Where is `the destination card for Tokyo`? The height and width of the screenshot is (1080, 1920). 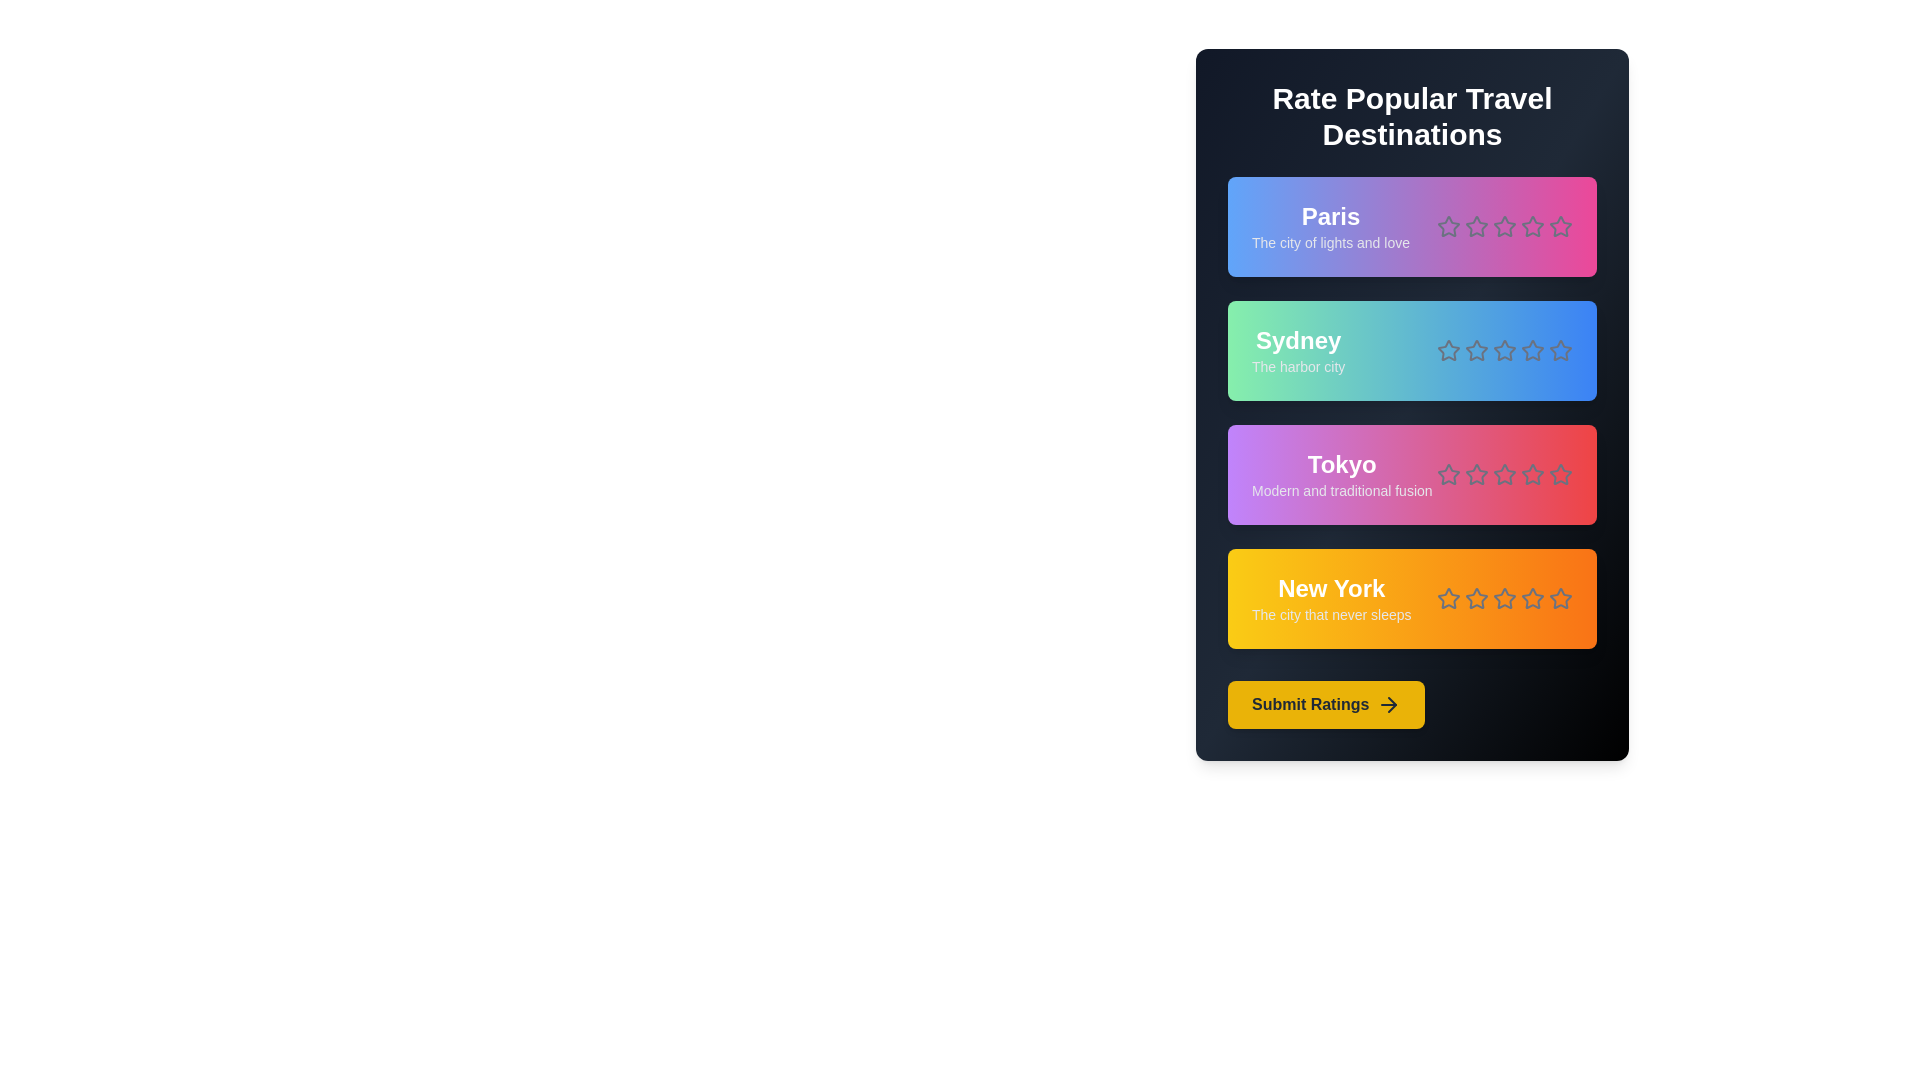 the destination card for Tokyo is located at coordinates (1411, 474).